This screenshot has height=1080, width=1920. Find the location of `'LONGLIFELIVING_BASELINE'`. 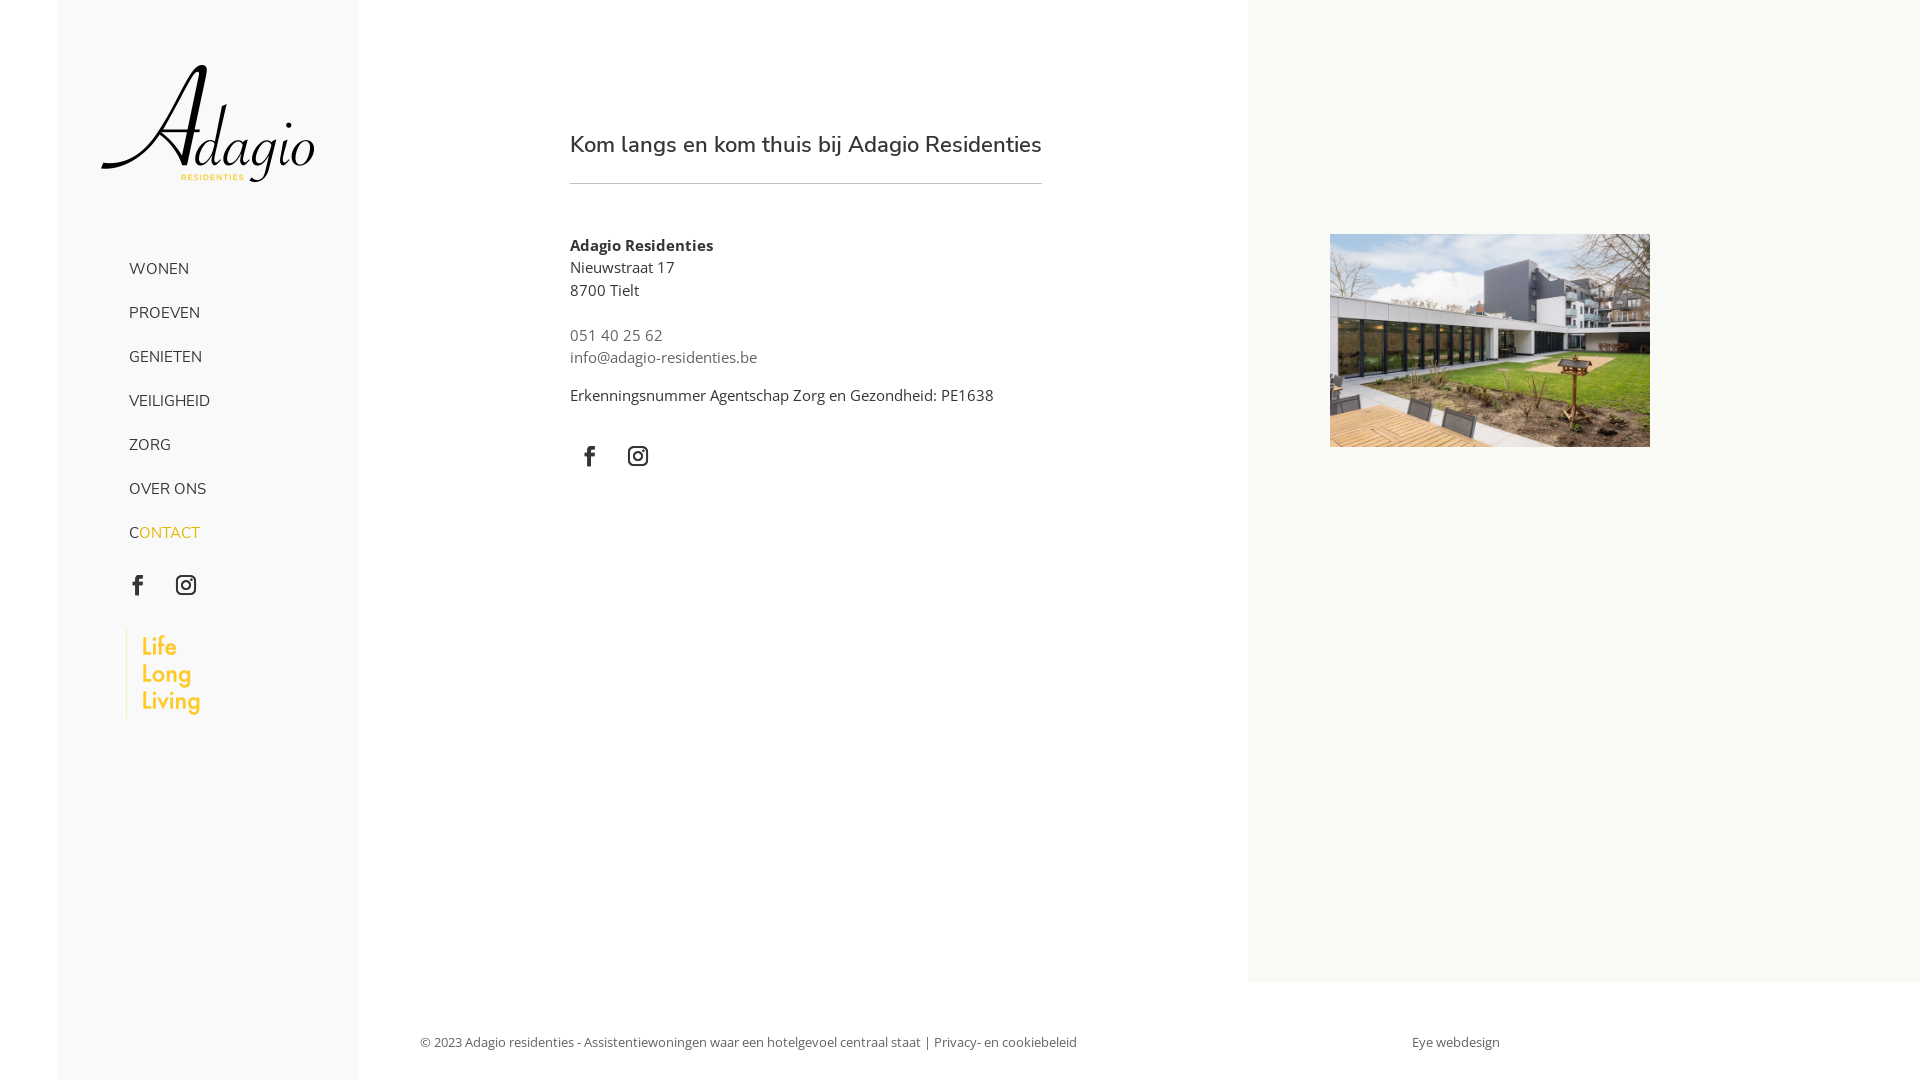

'LONGLIFELIVING_BASELINE' is located at coordinates (163, 674).